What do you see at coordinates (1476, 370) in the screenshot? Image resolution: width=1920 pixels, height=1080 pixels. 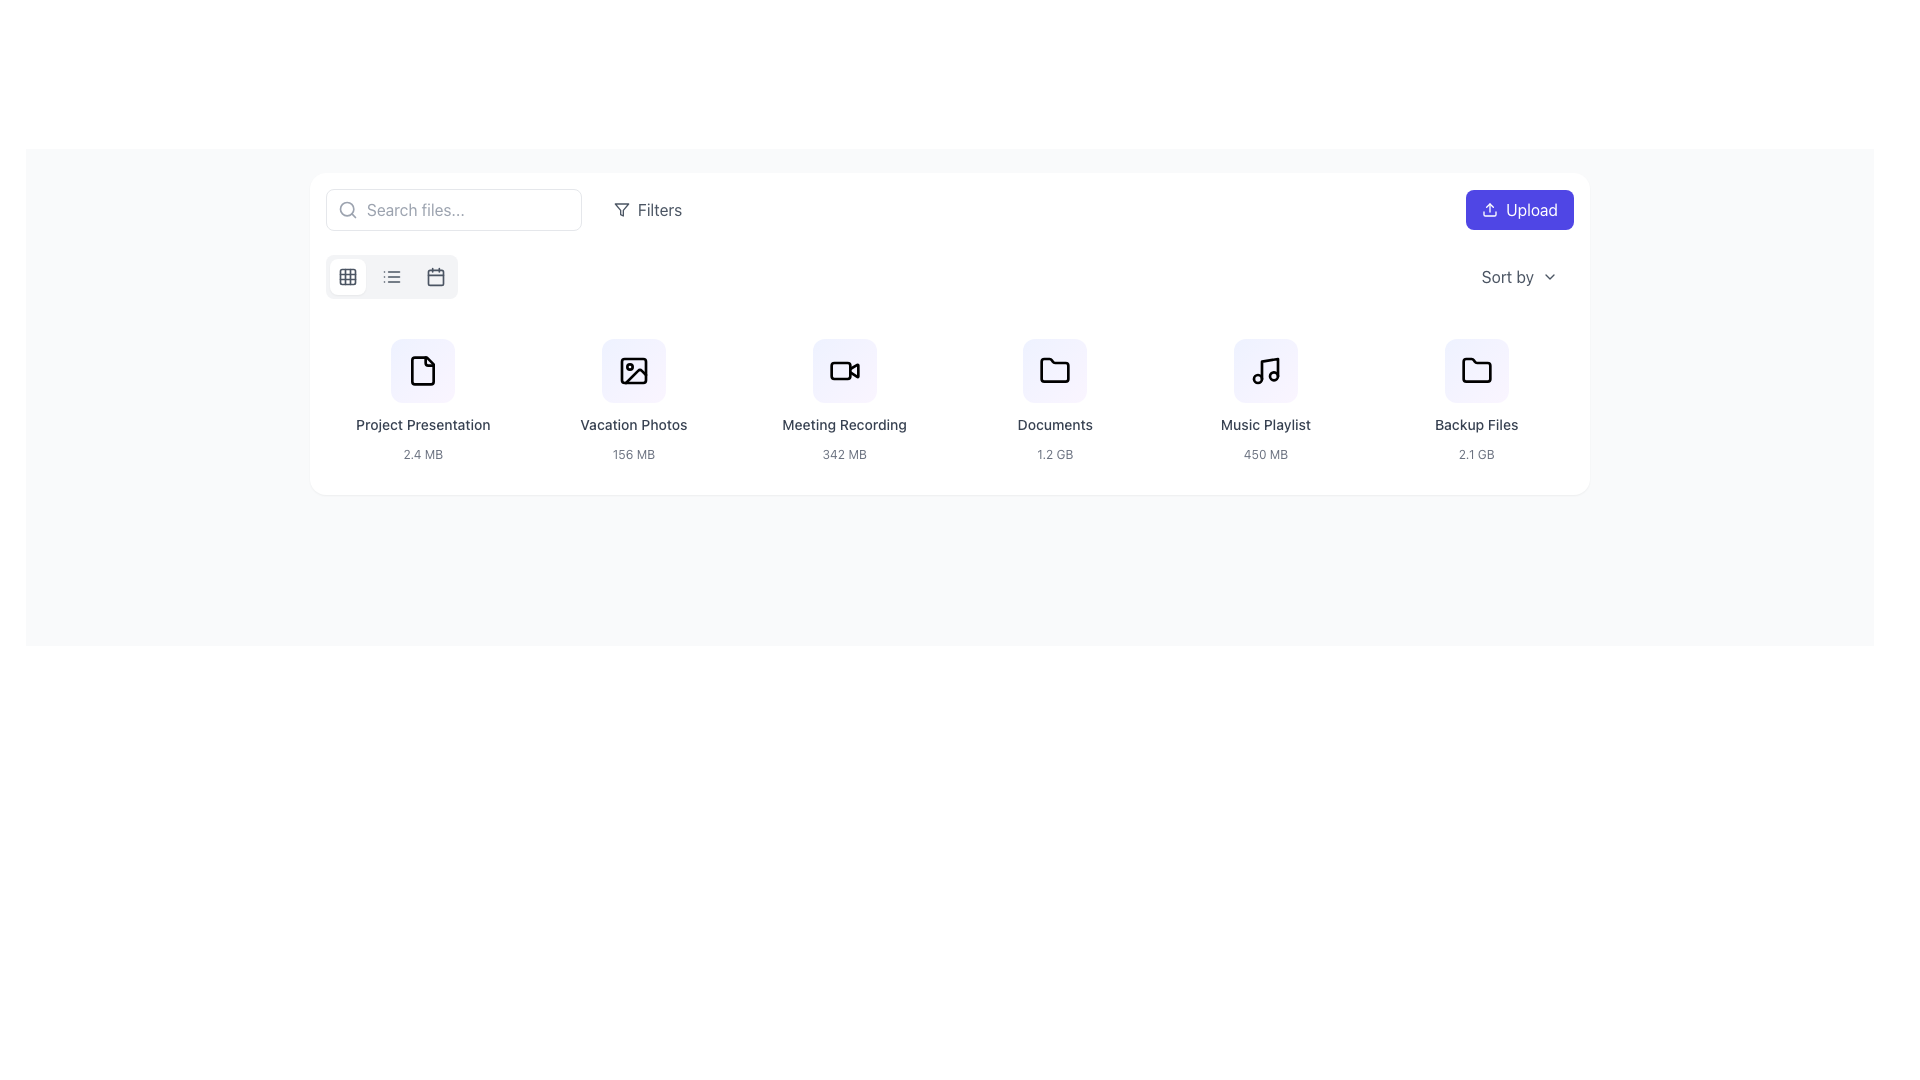 I see `the folder icon in the 'Backup Files' section` at bounding box center [1476, 370].